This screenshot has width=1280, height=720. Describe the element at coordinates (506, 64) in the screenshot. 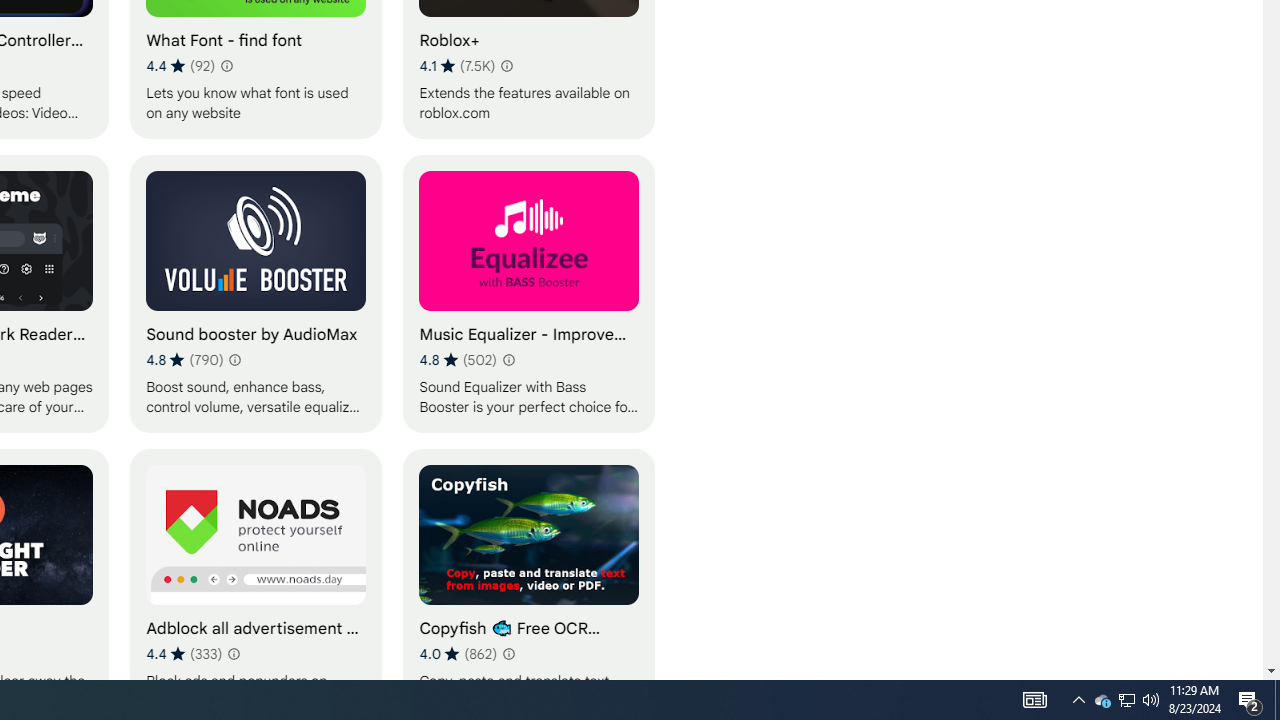

I see `'Learn more about results and reviews "Roblox+"'` at that location.